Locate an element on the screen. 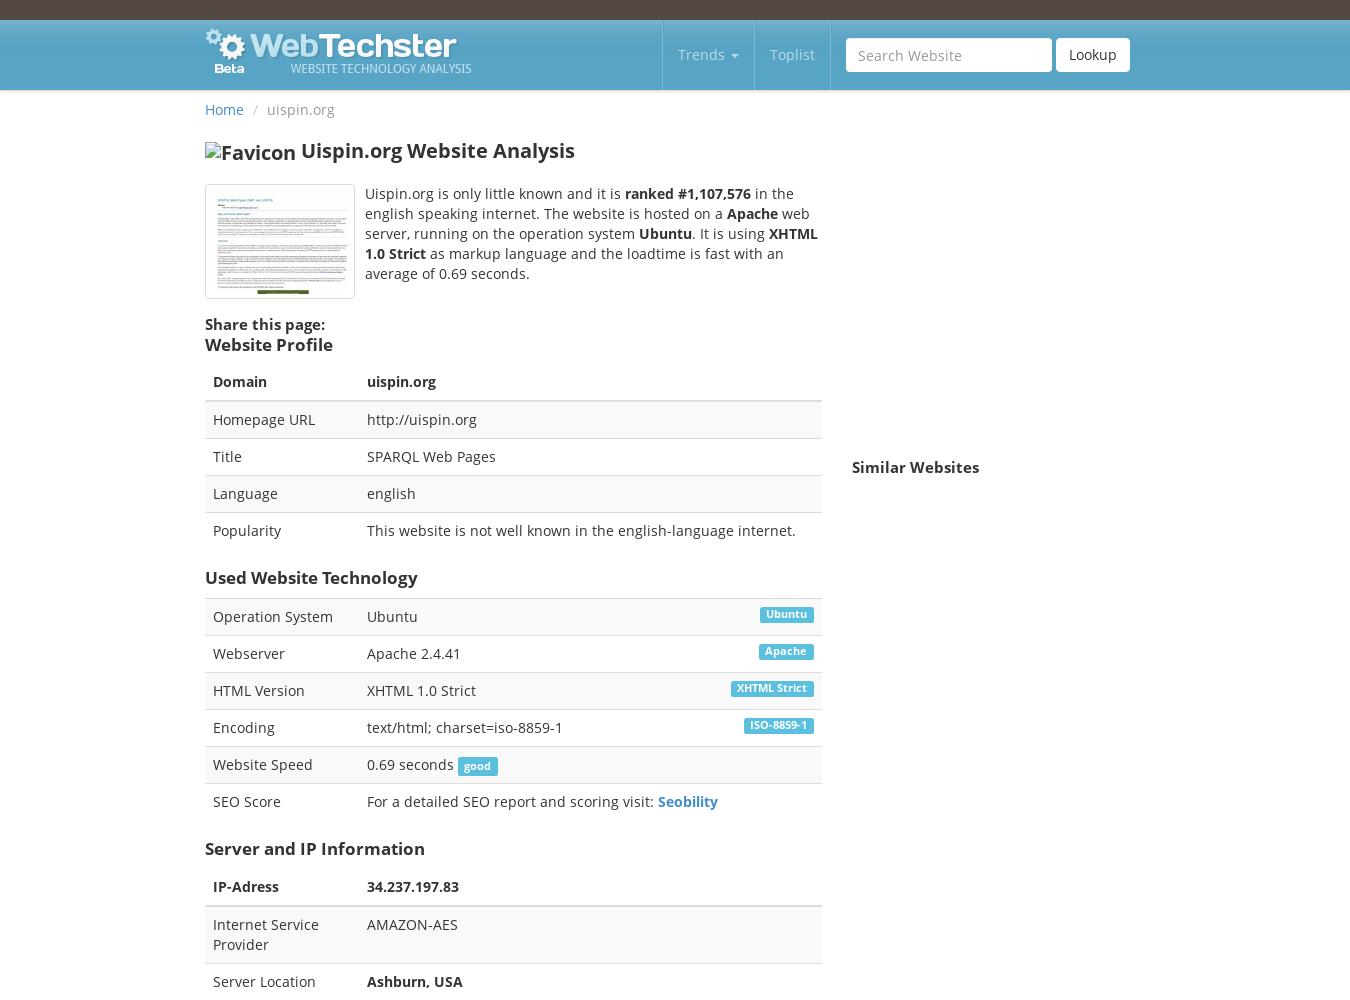  'IP-Adress' is located at coordinates (244, 885).